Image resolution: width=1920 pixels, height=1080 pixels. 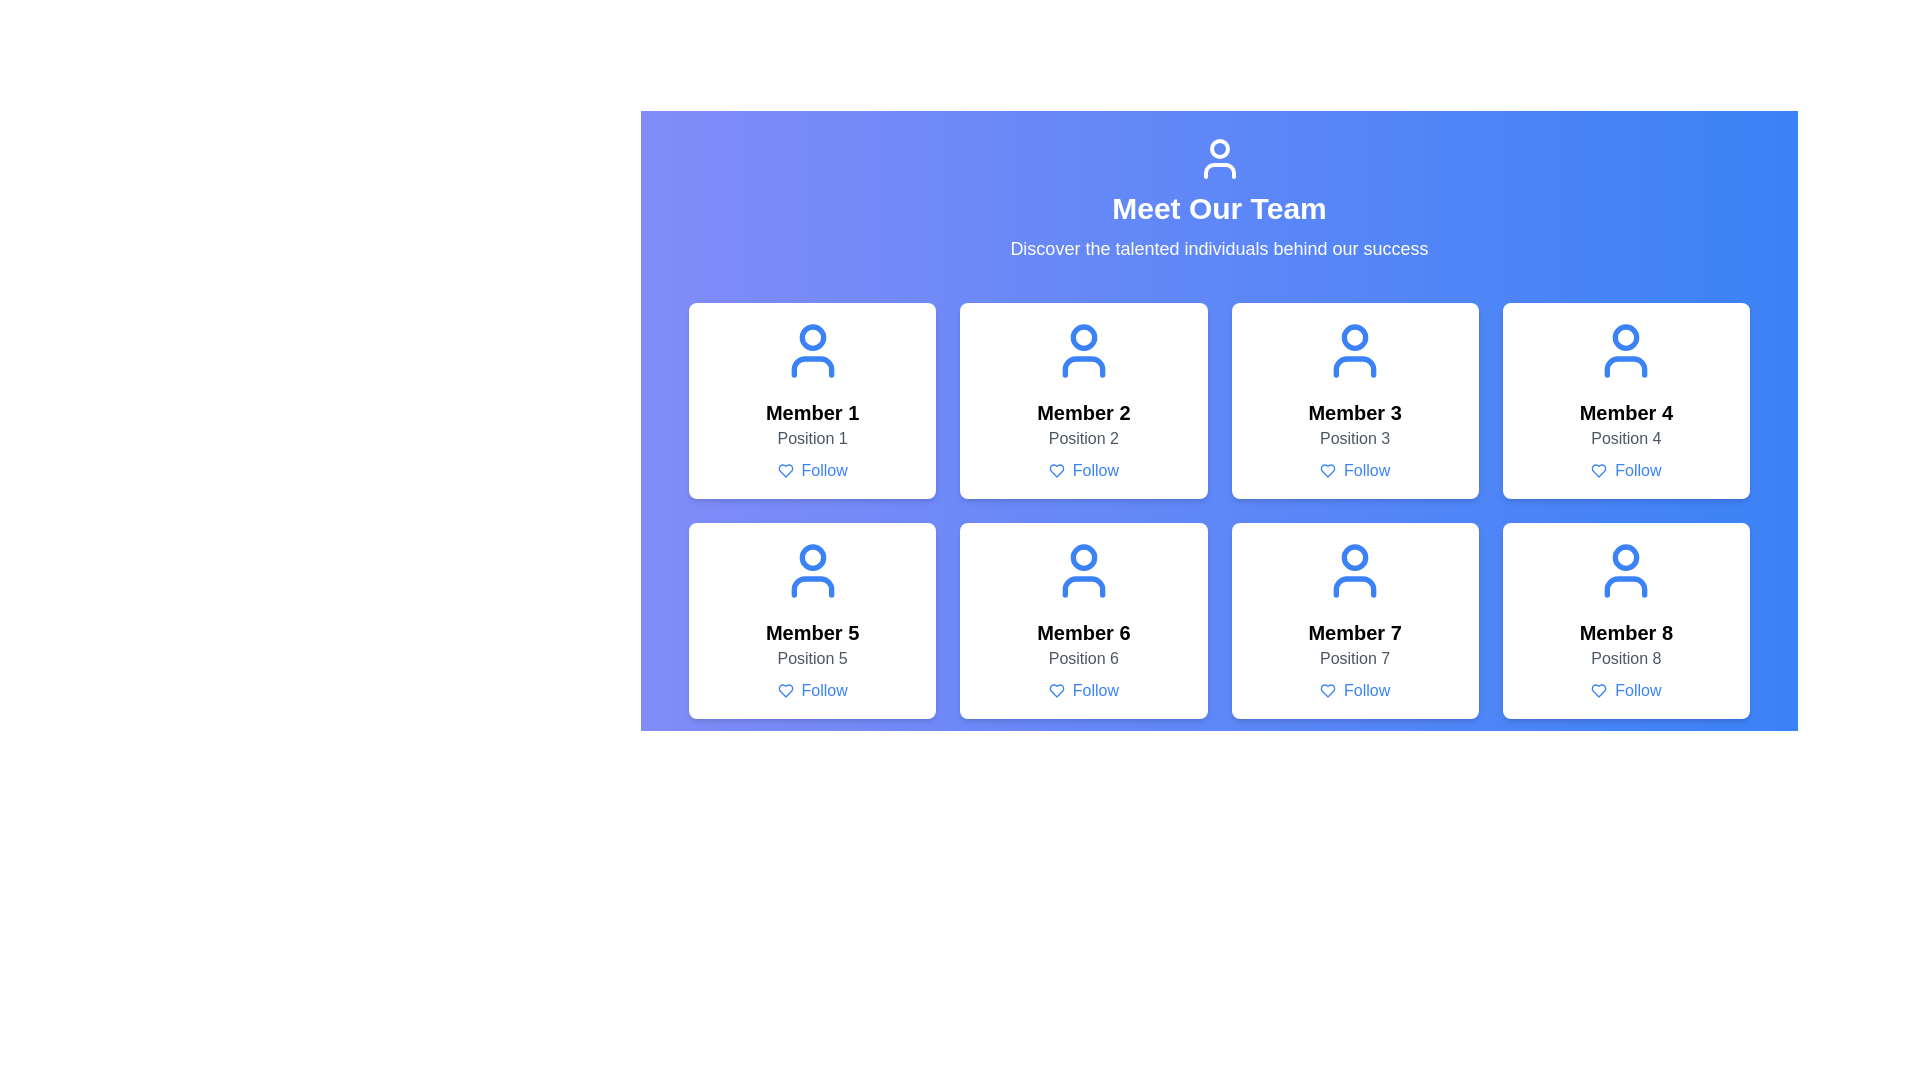 I want to click on the icon representing 'Member 4' located in the top-right corner of the 2x4 grid layout, so click(x=1626, y=350).